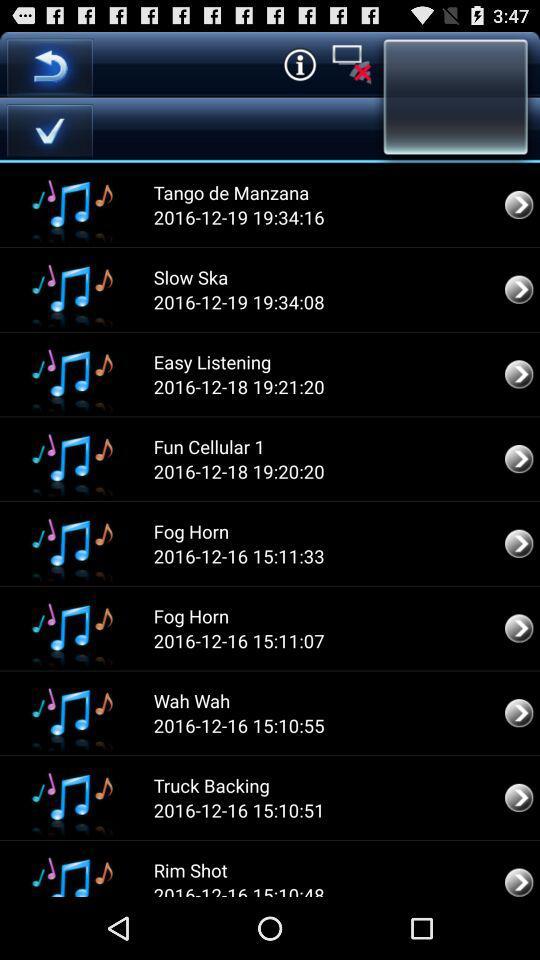 The image size is (540, 960). I want to click on the check icon, so click(50, 138).